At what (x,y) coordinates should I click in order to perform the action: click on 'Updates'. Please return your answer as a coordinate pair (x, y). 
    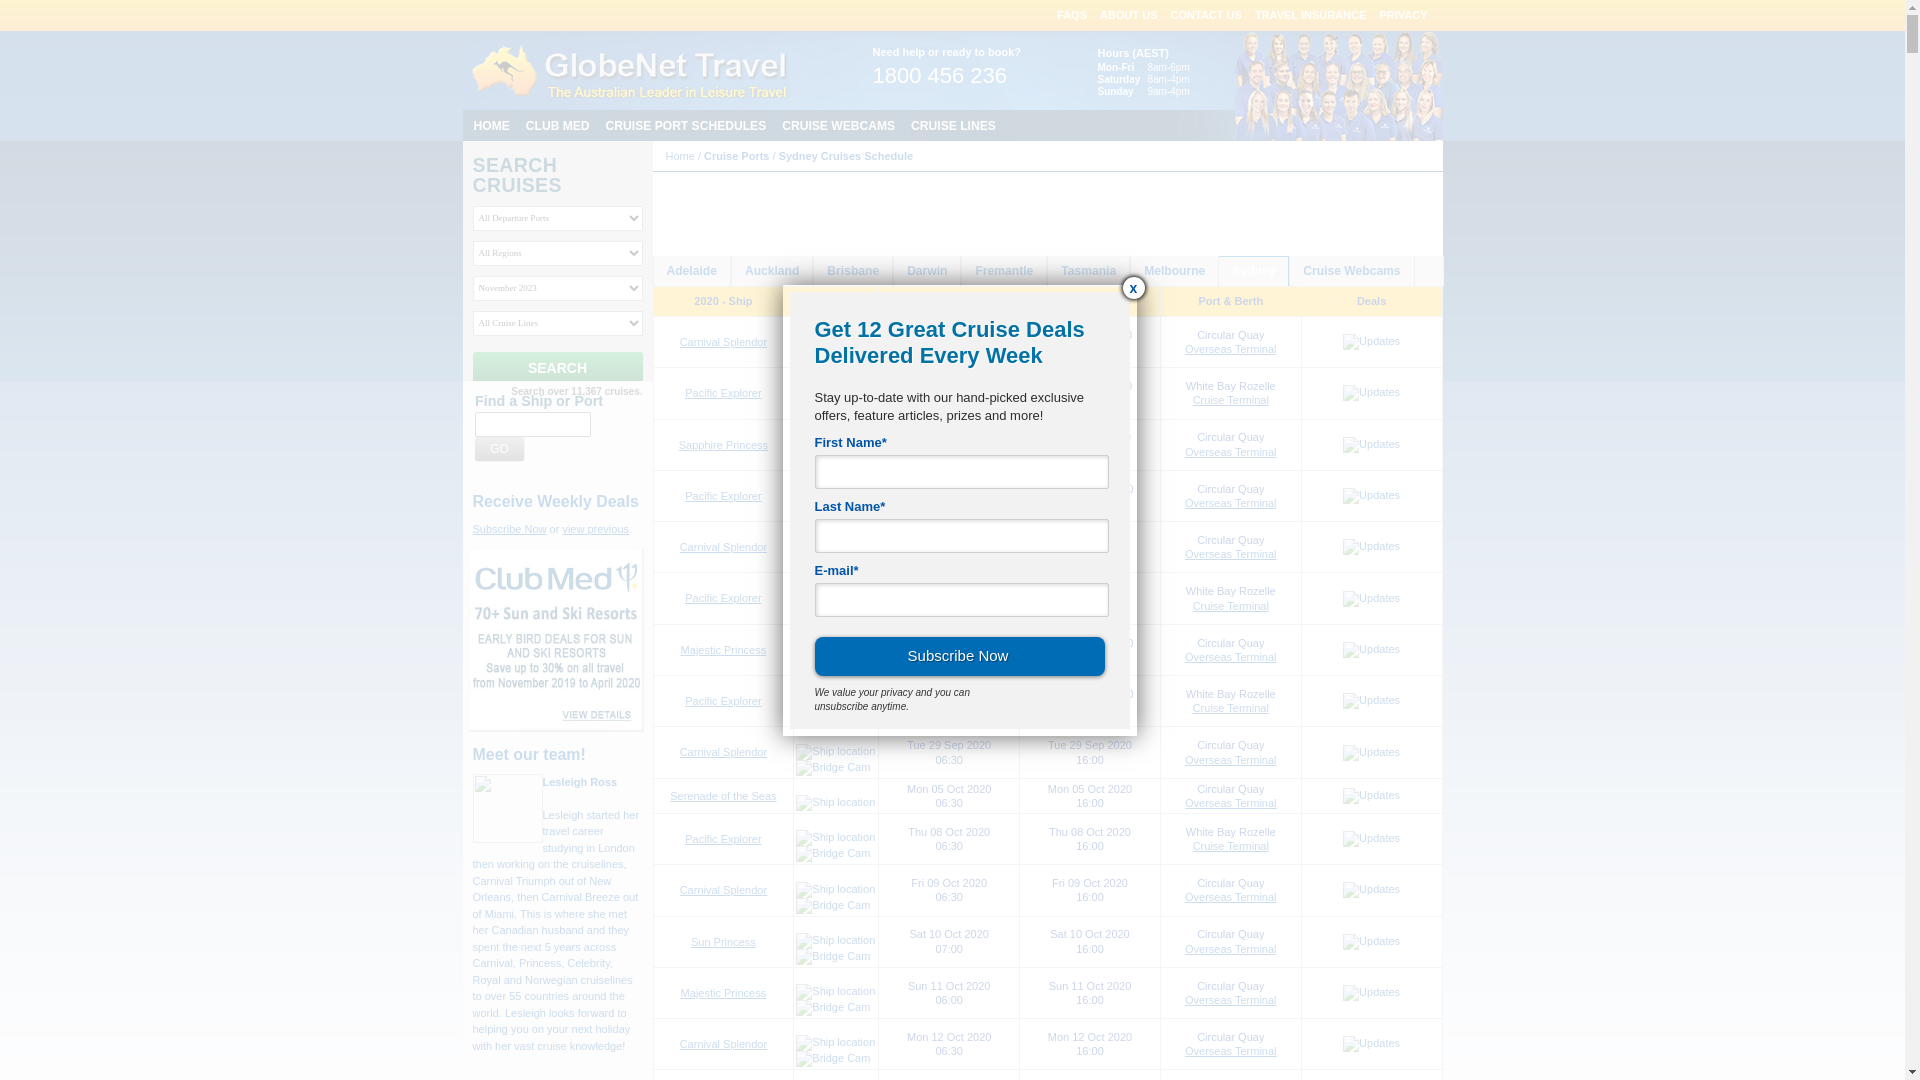
    Looking at the image, I should click on (1370, 597).